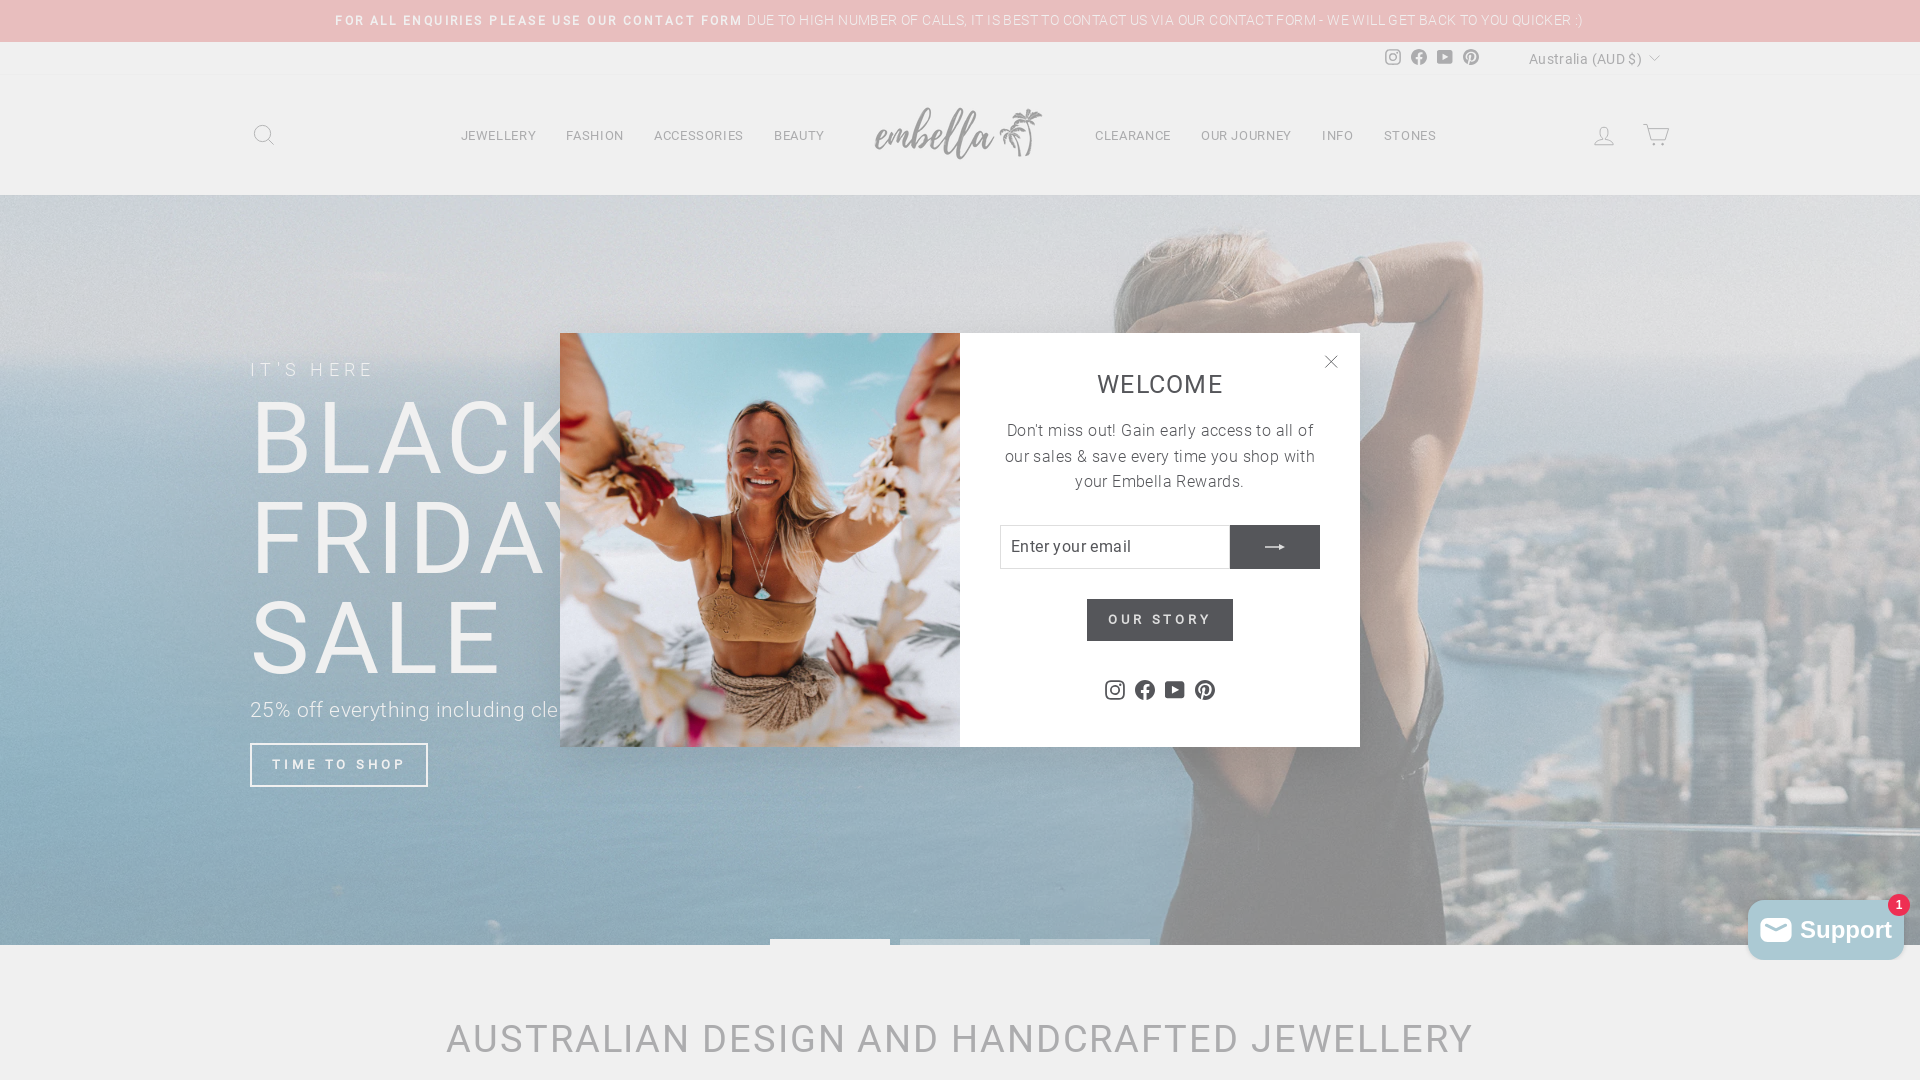  Describe the element at coordinates (1338, 135) in the screenshot. I see `'INFO'` at that location.